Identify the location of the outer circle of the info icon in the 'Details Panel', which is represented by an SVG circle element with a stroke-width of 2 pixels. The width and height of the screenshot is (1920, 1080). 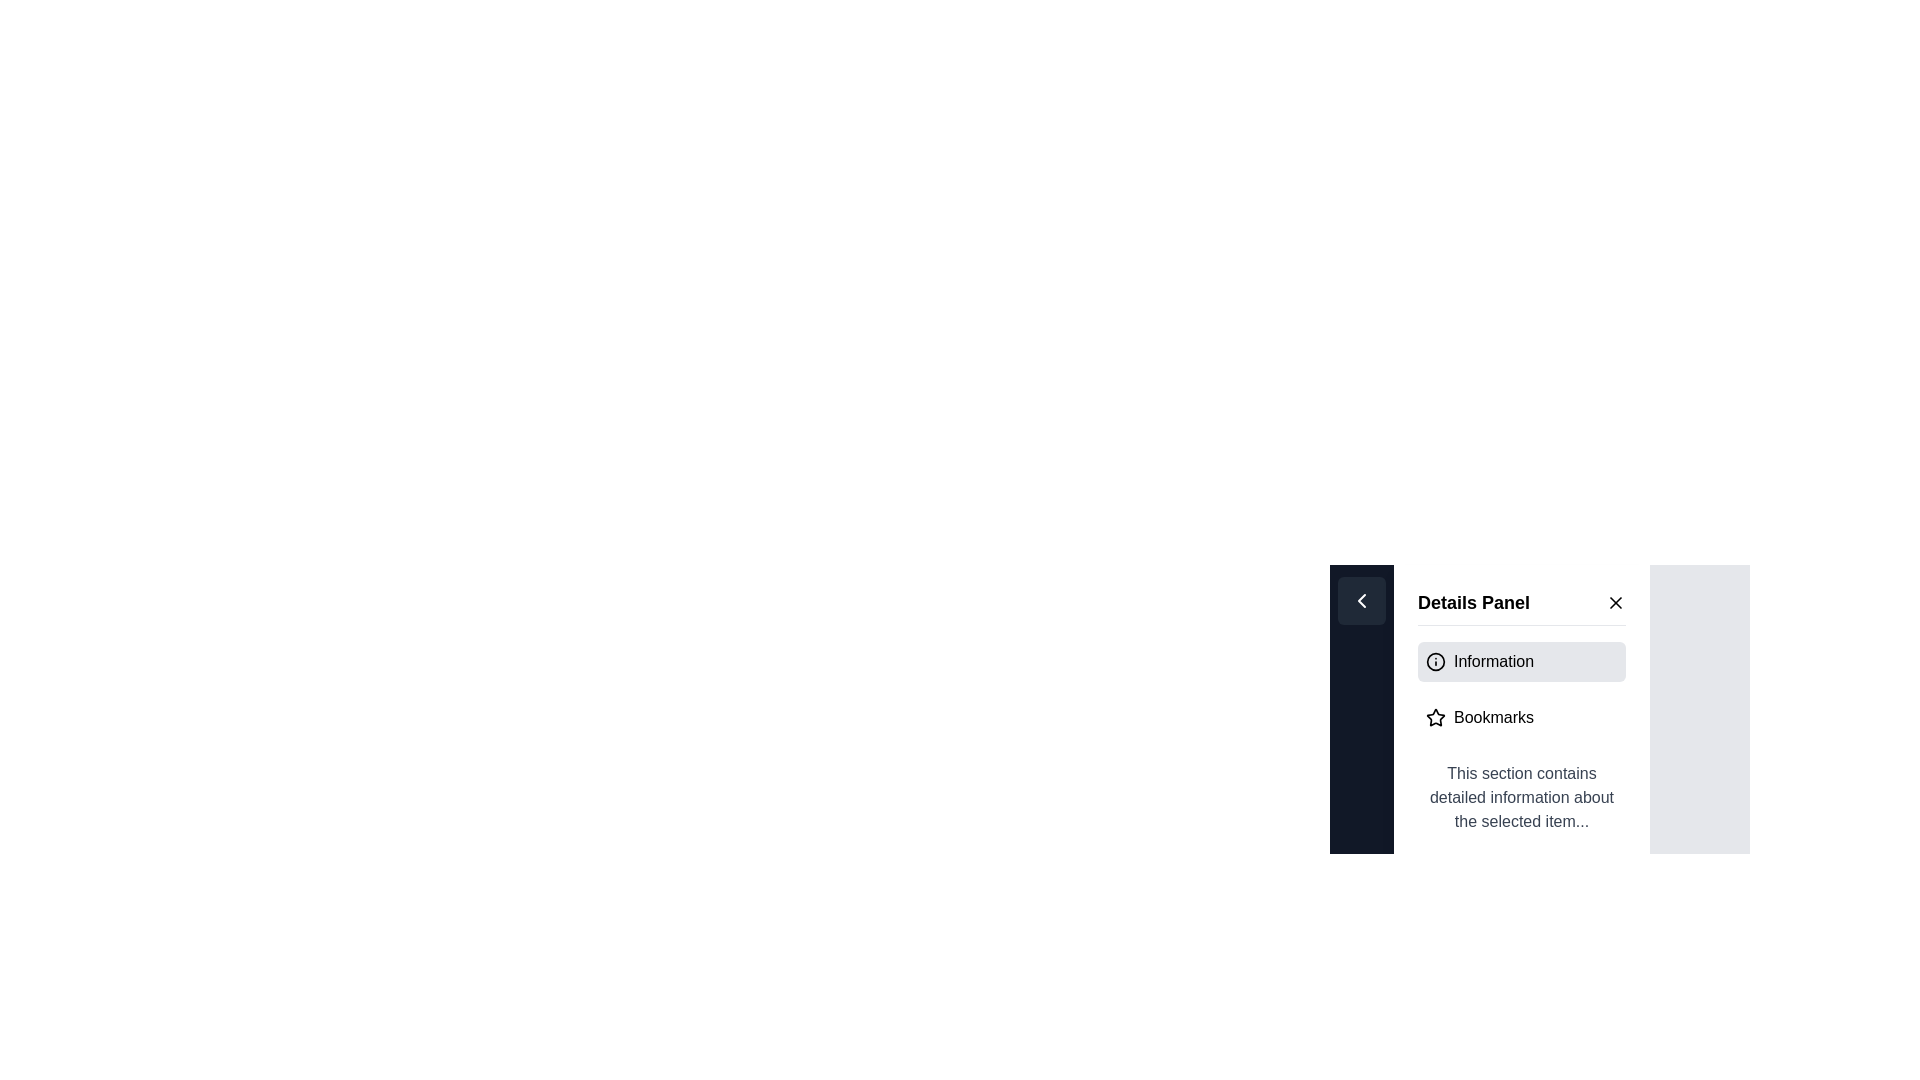
(1434, 662).